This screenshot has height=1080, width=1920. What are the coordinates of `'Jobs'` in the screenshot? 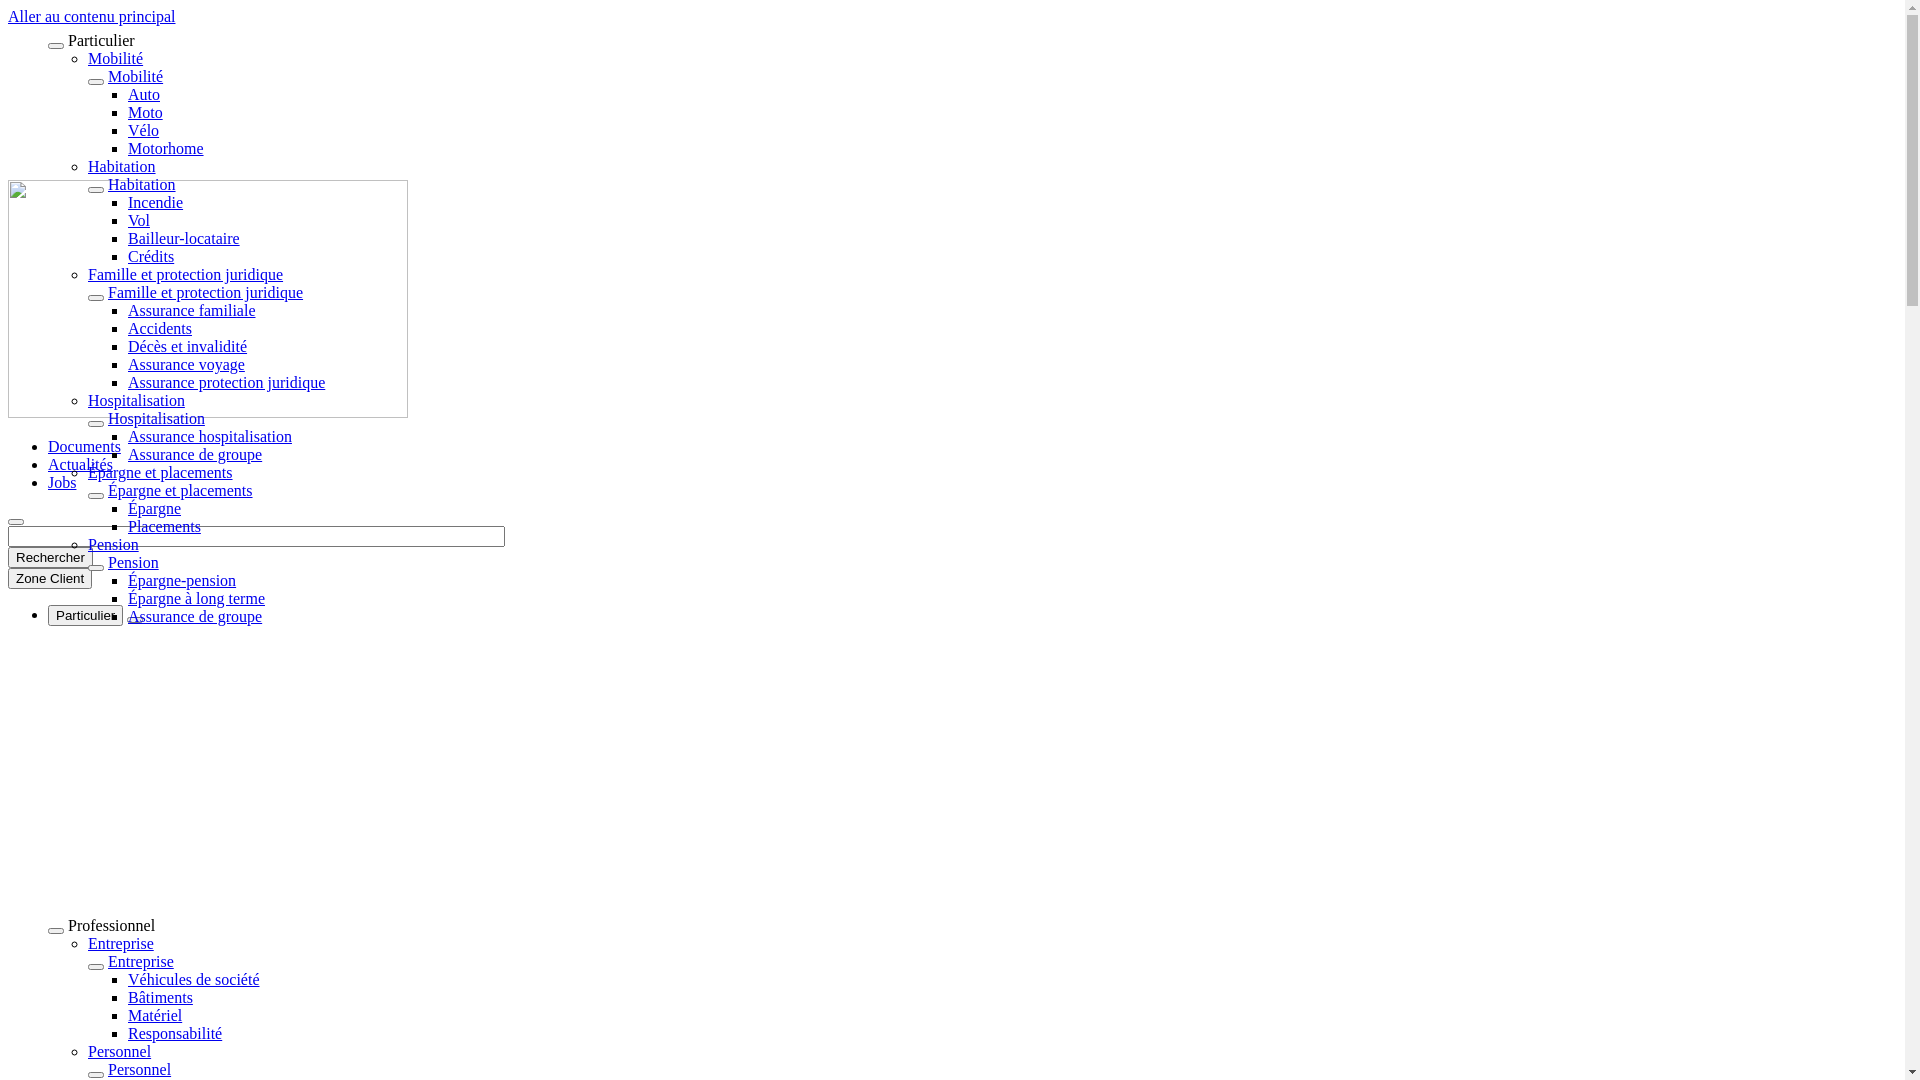 It's located at (62, 482).